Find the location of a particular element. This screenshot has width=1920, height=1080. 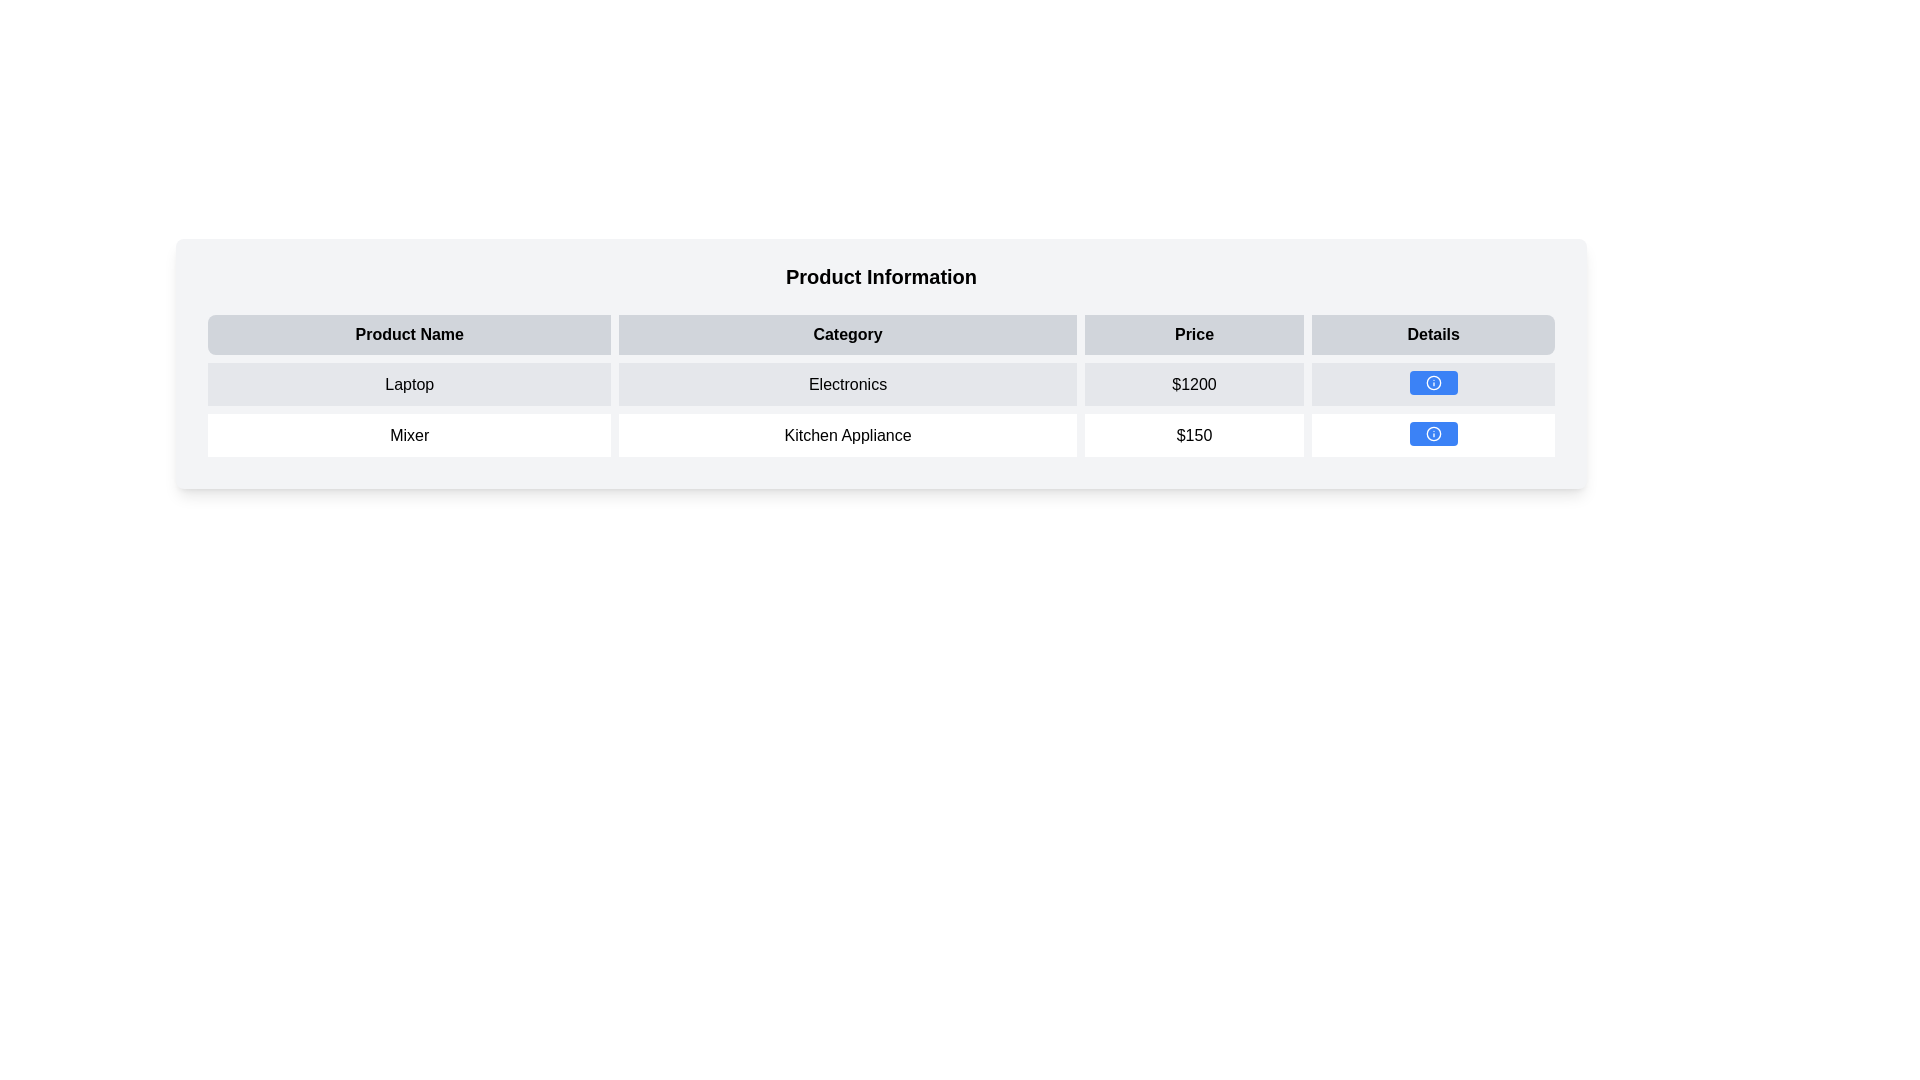

the button located in the 'Details' column of the second row in the table is located at coordinates (1432, 433).